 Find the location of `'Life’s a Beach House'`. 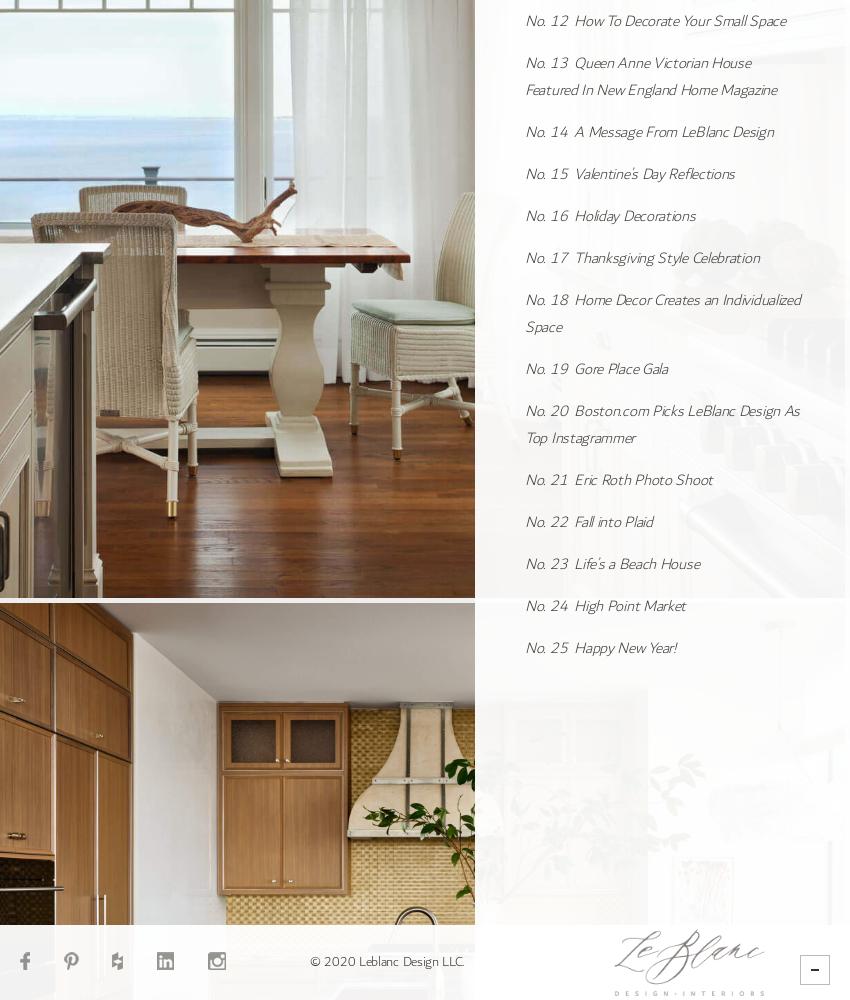

'Life’s a Beach House' is located at coordinates (635, 562).